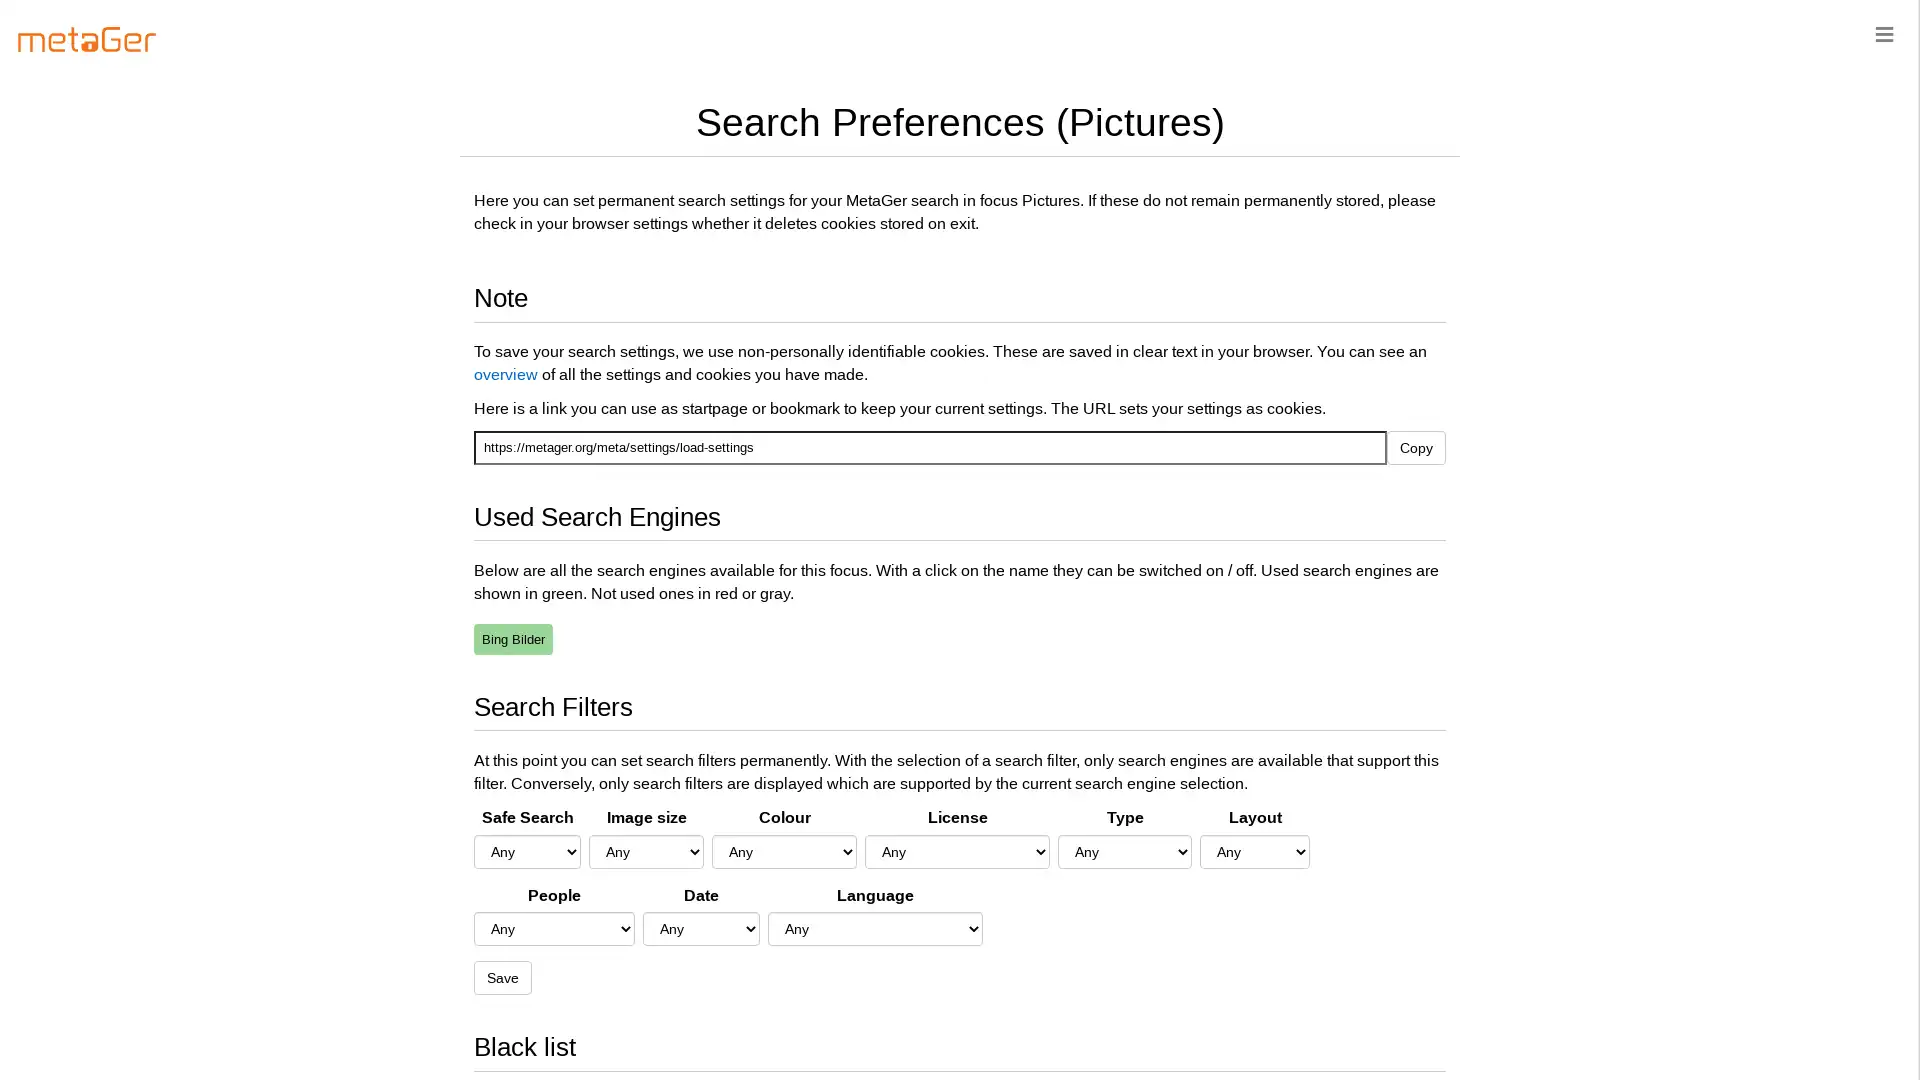 The height and width of the screenshot is (1080, 1920). I want to click on Save, so click(503, 977).